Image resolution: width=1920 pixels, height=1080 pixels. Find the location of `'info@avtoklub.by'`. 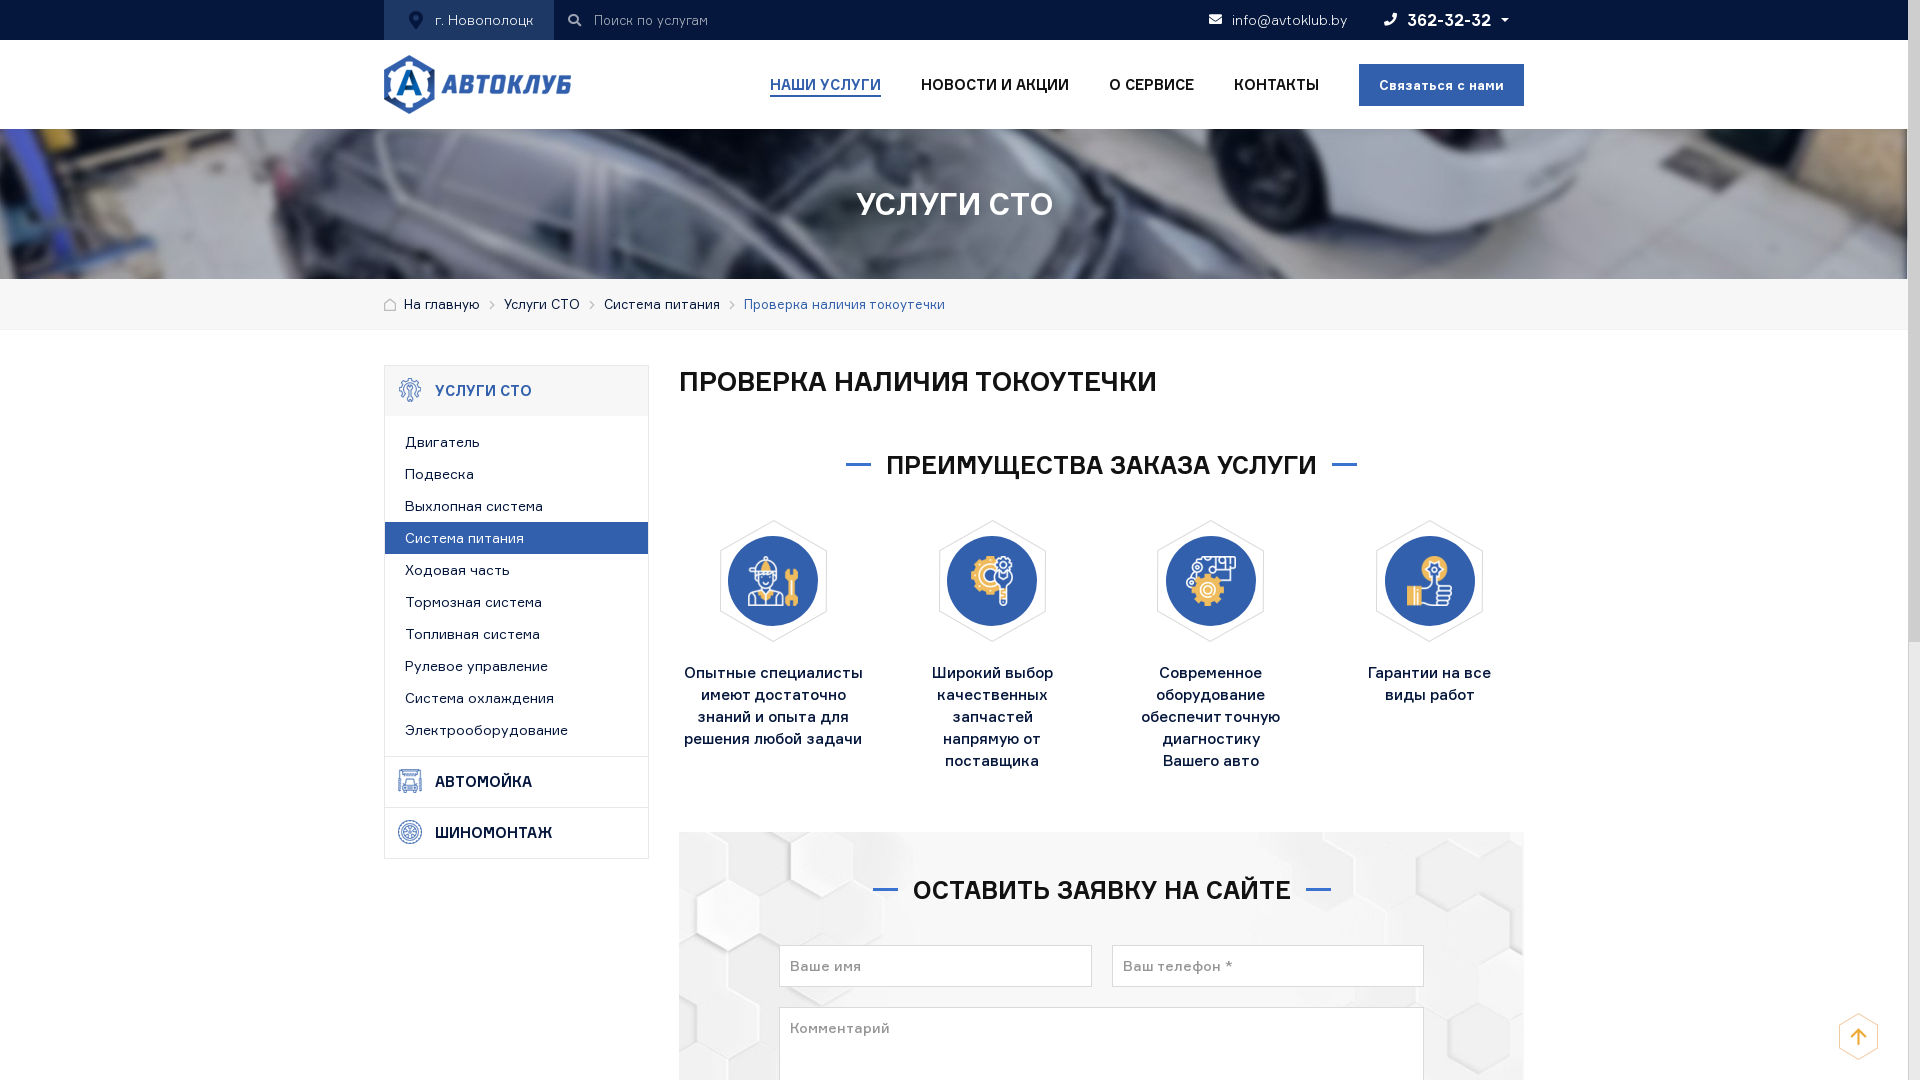

'info@avtoklub.by' is located at coordinates (1273, 19).